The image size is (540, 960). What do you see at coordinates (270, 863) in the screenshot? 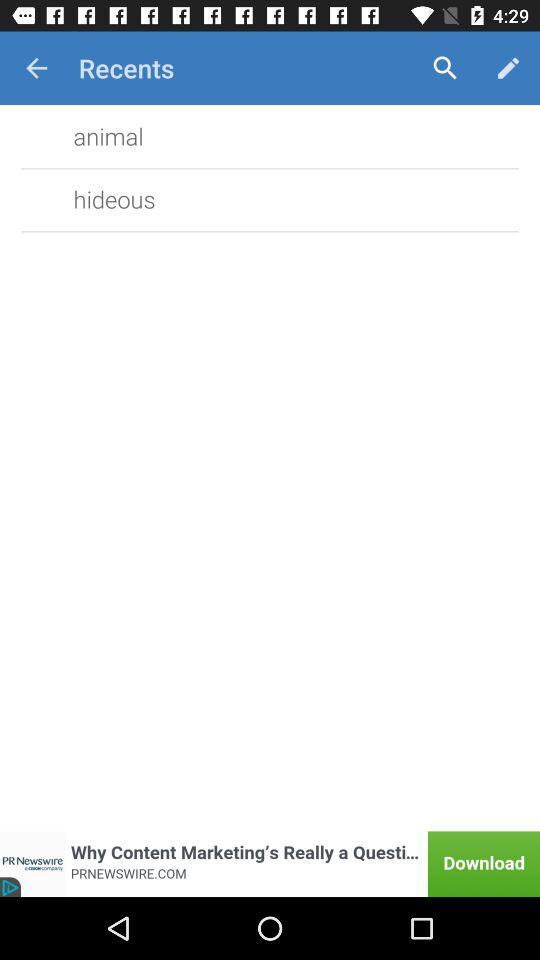
I see `the item below the hideous item` at bounding box center [270, 863].